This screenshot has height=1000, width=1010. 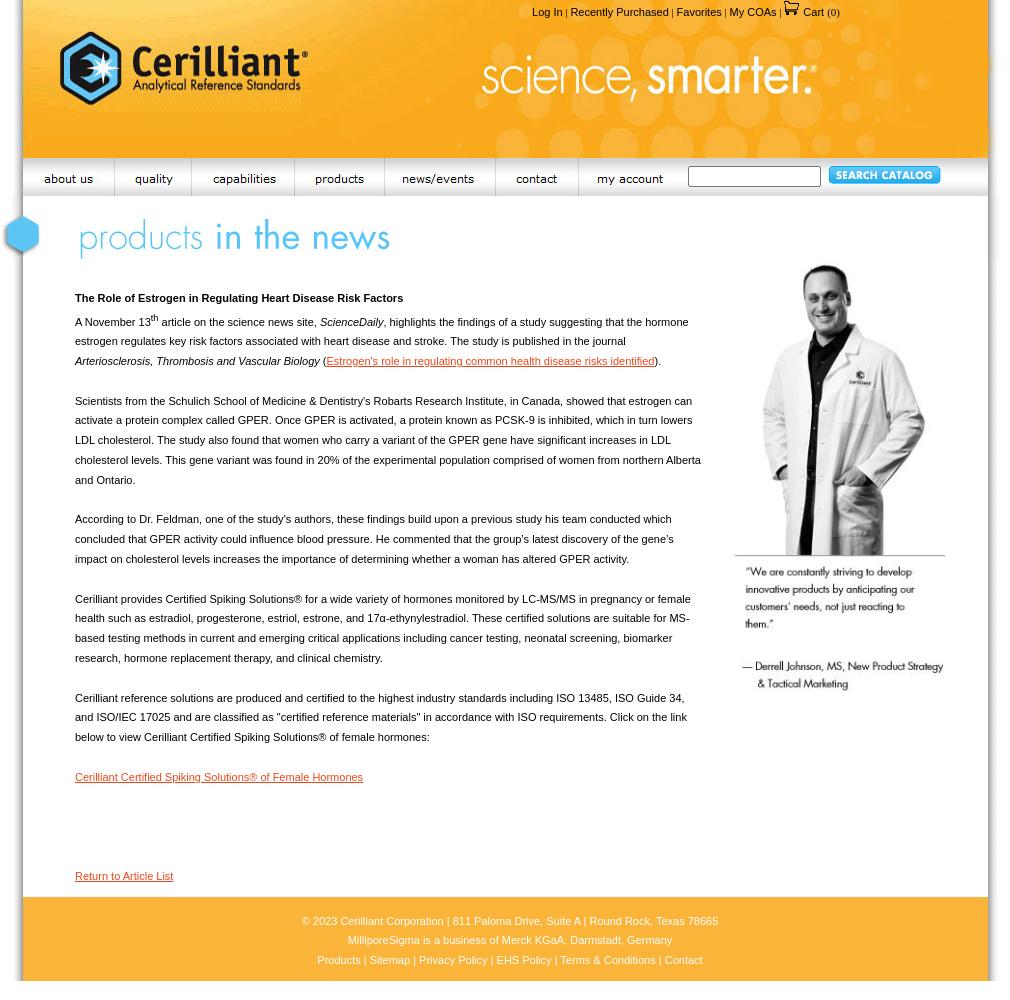 I want to click on '(0)', so click(x=833, y=12).